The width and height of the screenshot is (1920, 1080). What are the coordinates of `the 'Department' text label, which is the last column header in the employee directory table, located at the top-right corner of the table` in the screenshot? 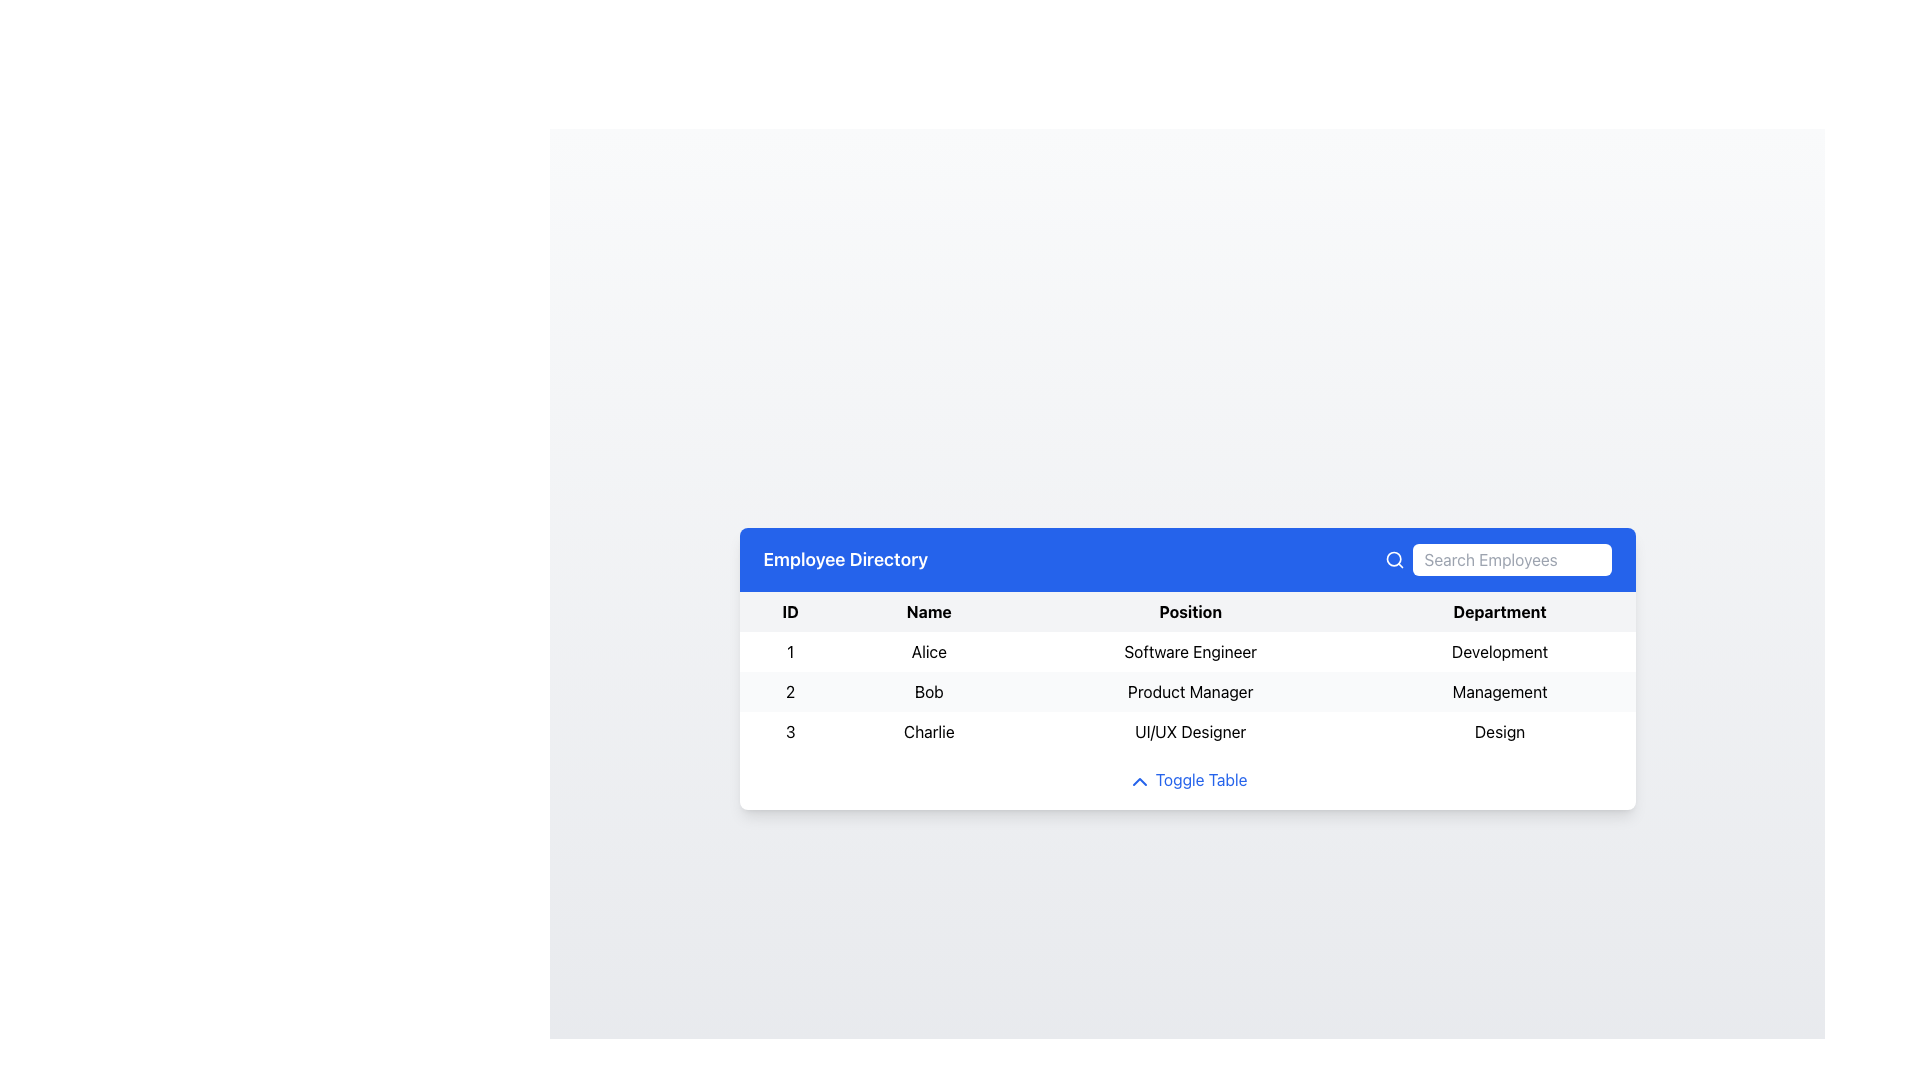 It's located at (1500, 611).